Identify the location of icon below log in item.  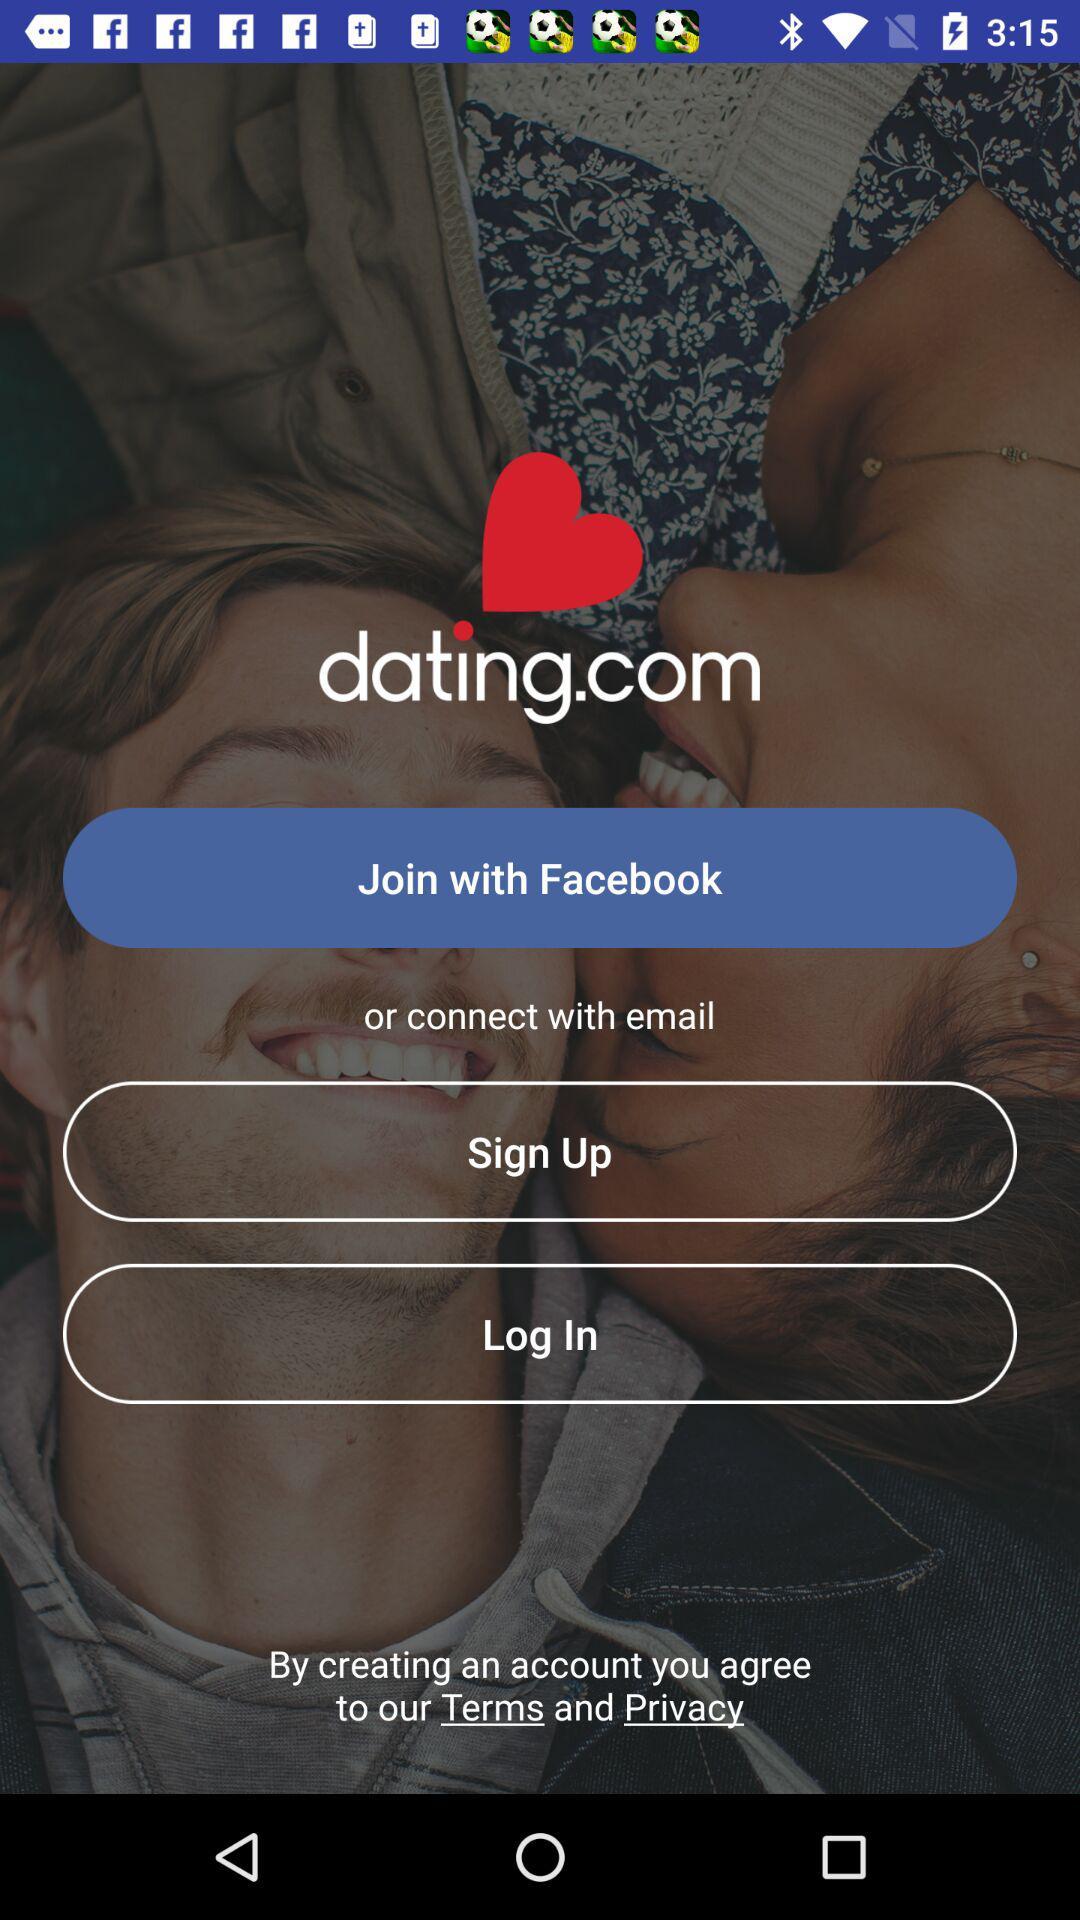
(540, 1715).